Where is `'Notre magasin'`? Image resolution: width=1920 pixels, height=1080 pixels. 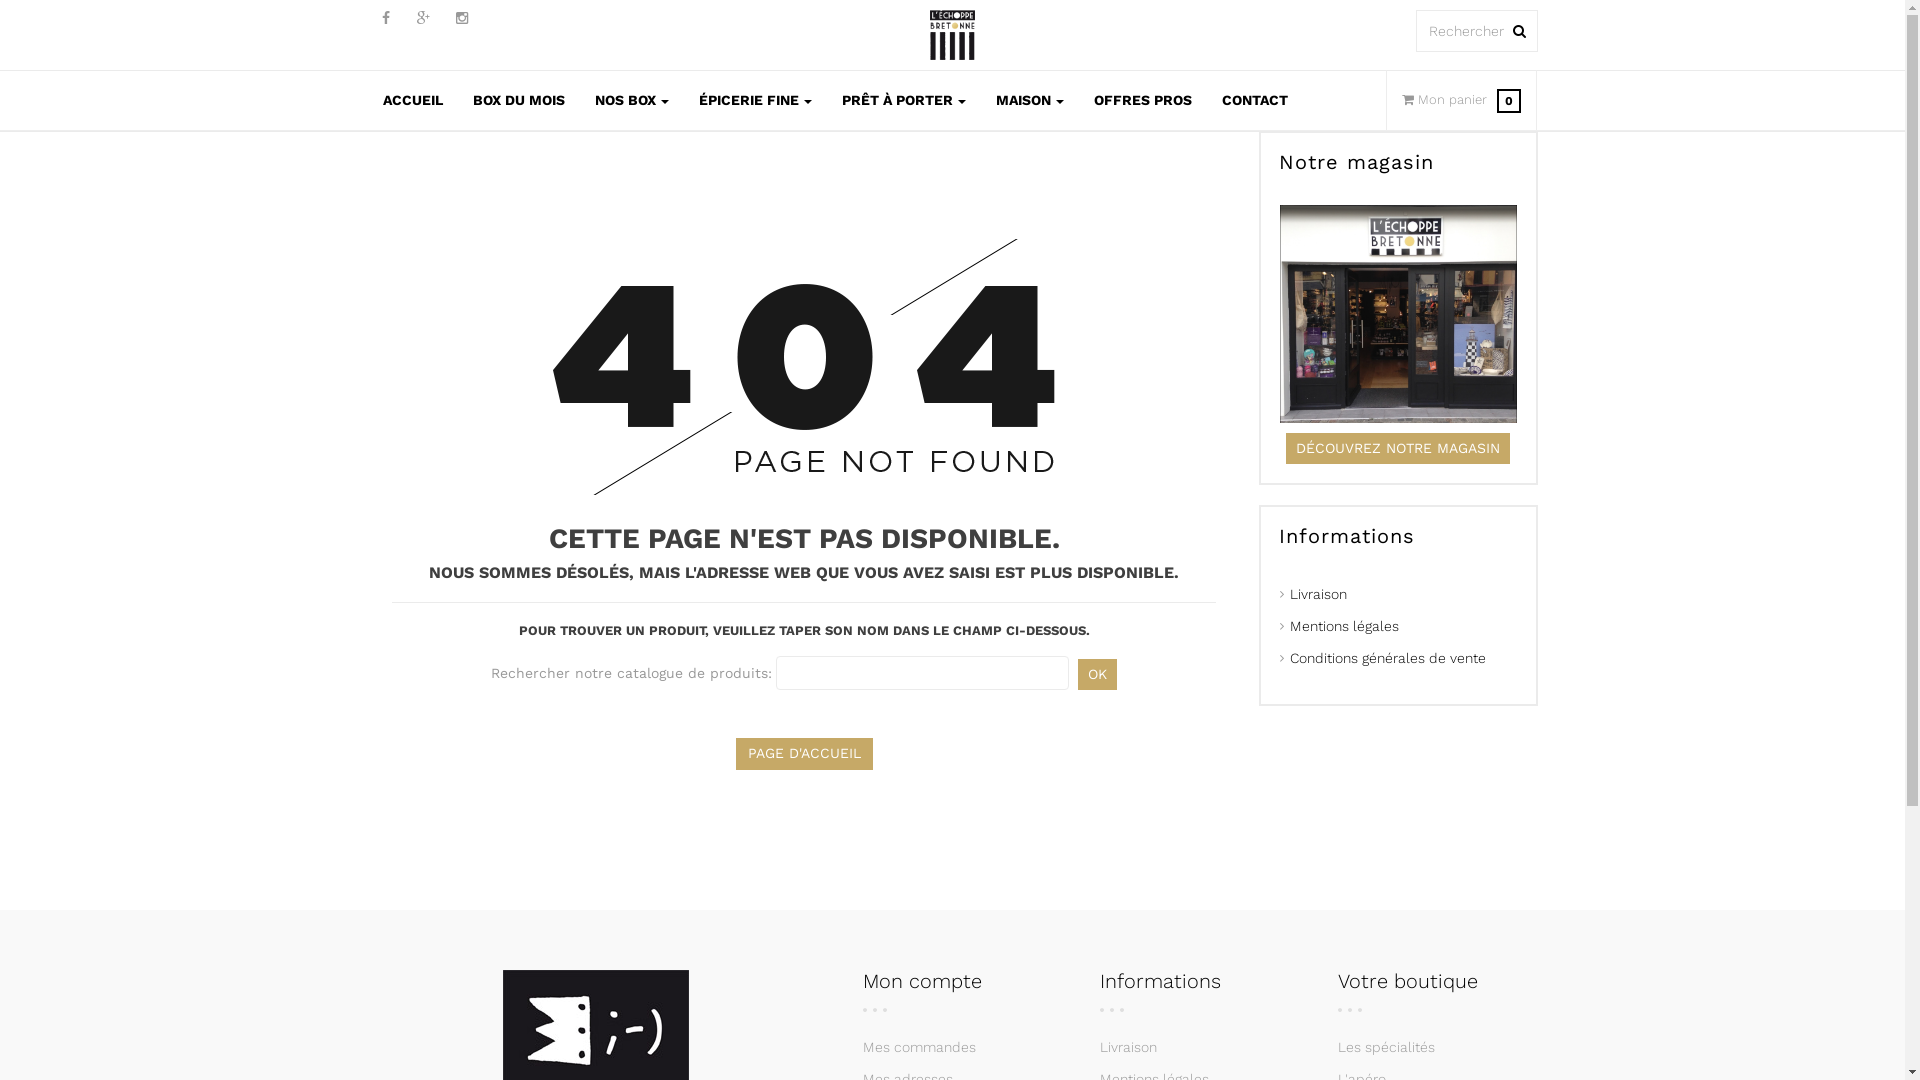
'Notre magasin' is located at coordinates (1397, 313).